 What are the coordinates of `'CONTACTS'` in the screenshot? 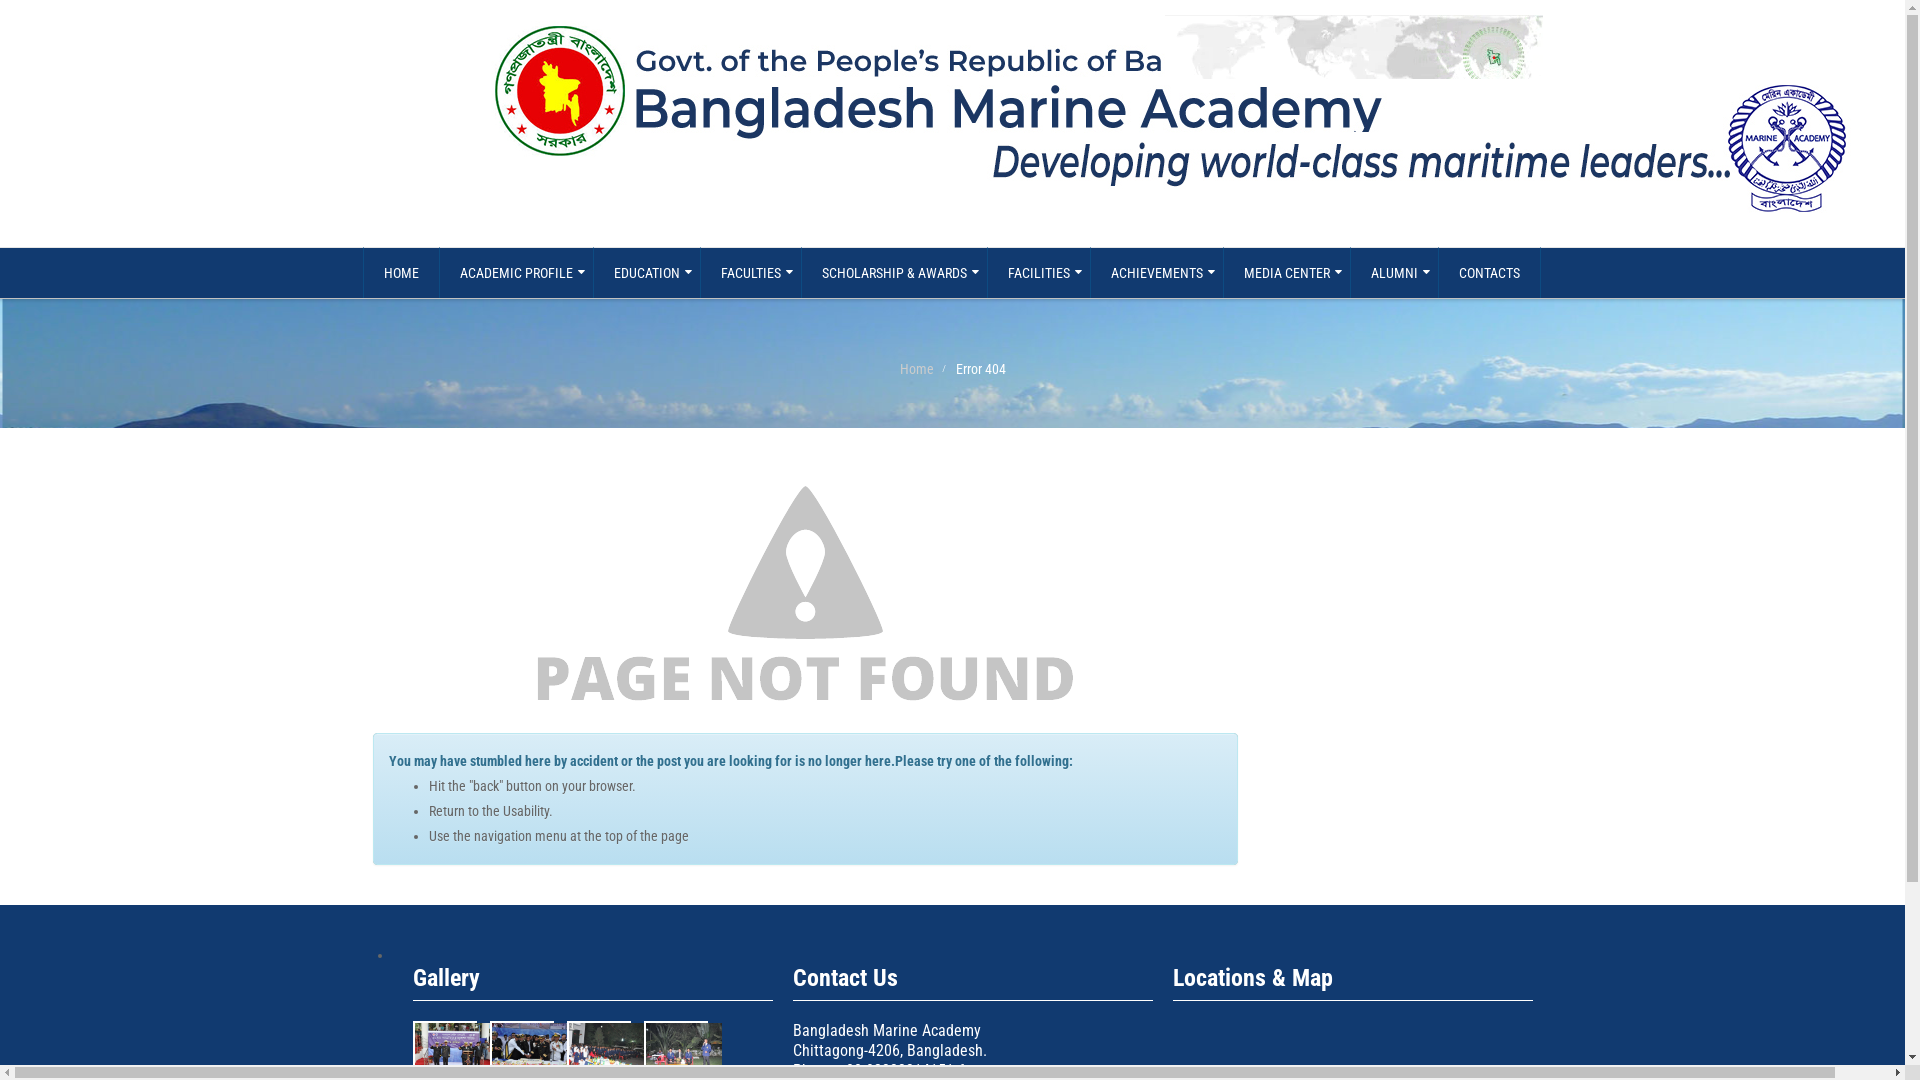 It's located at (1489, 273).